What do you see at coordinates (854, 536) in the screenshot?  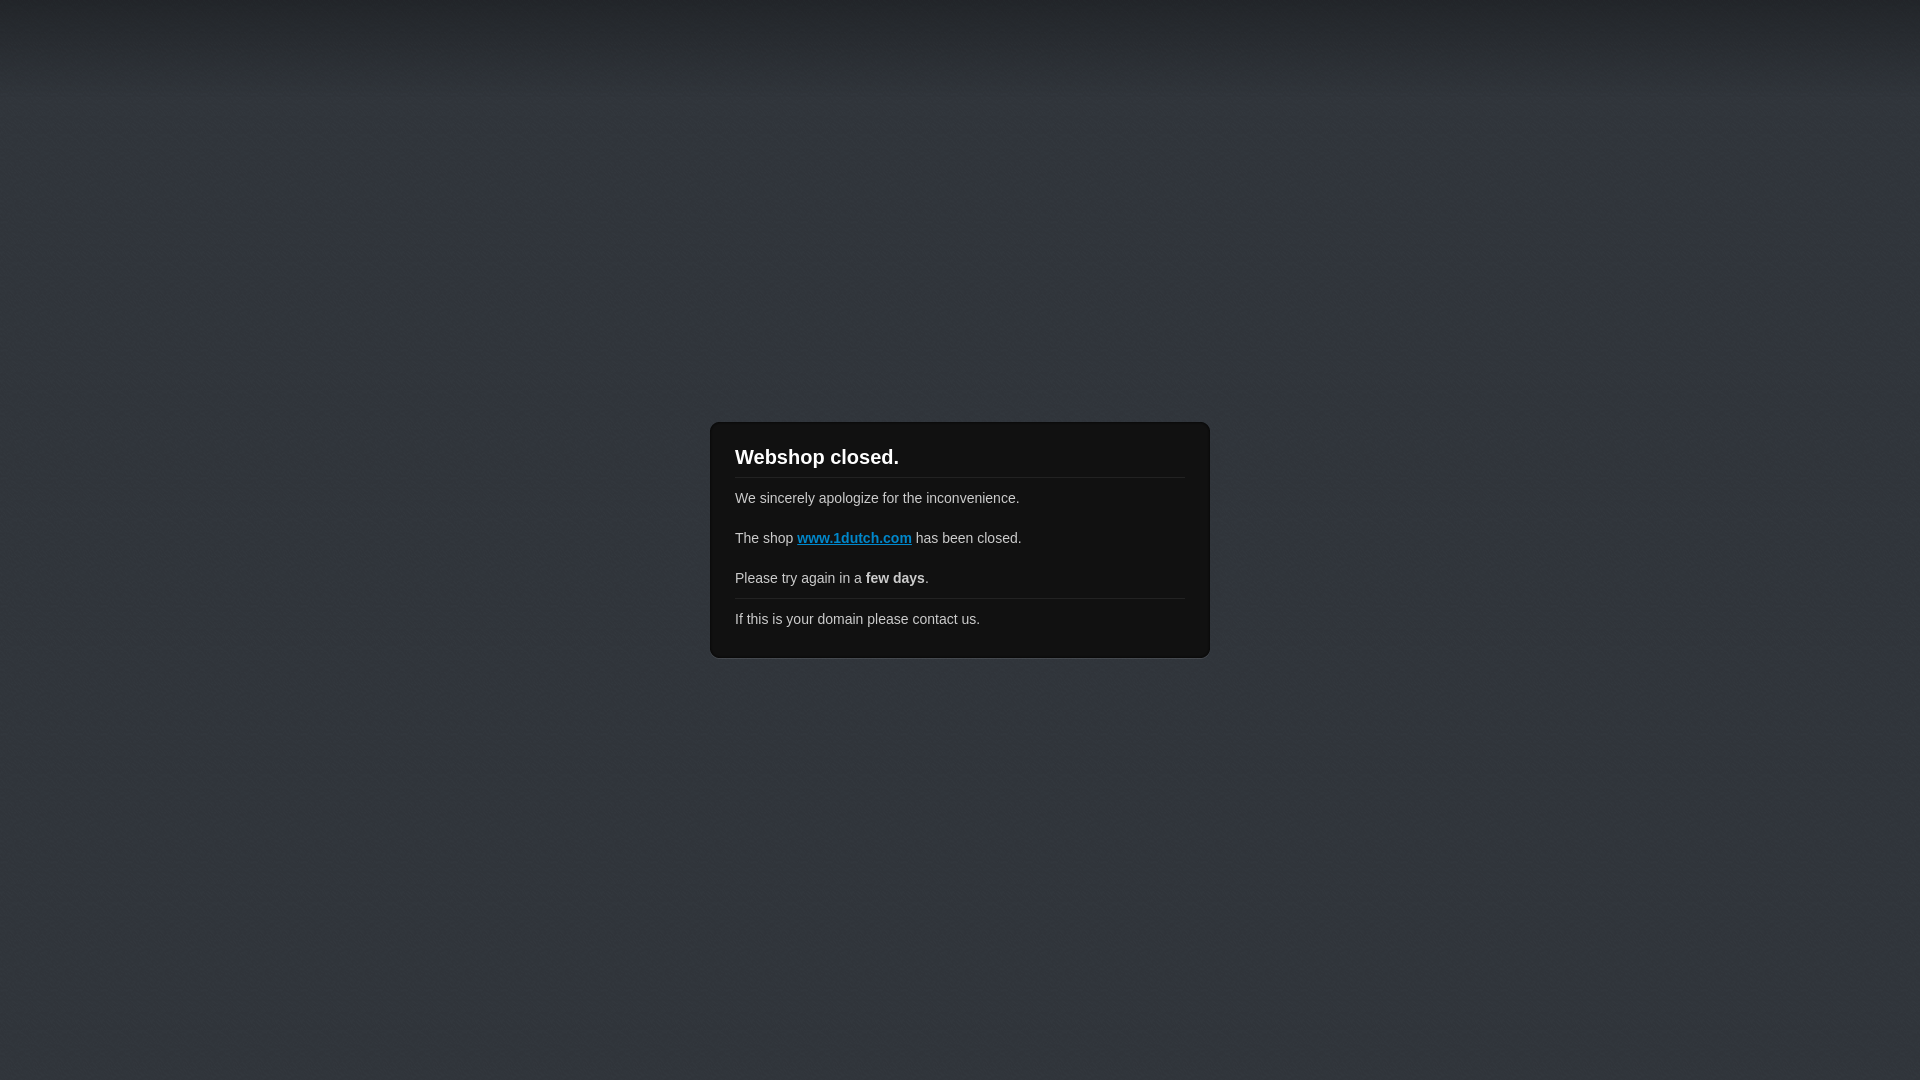 I see `'www.1dutch.com'` at bounding box center [854, 536].